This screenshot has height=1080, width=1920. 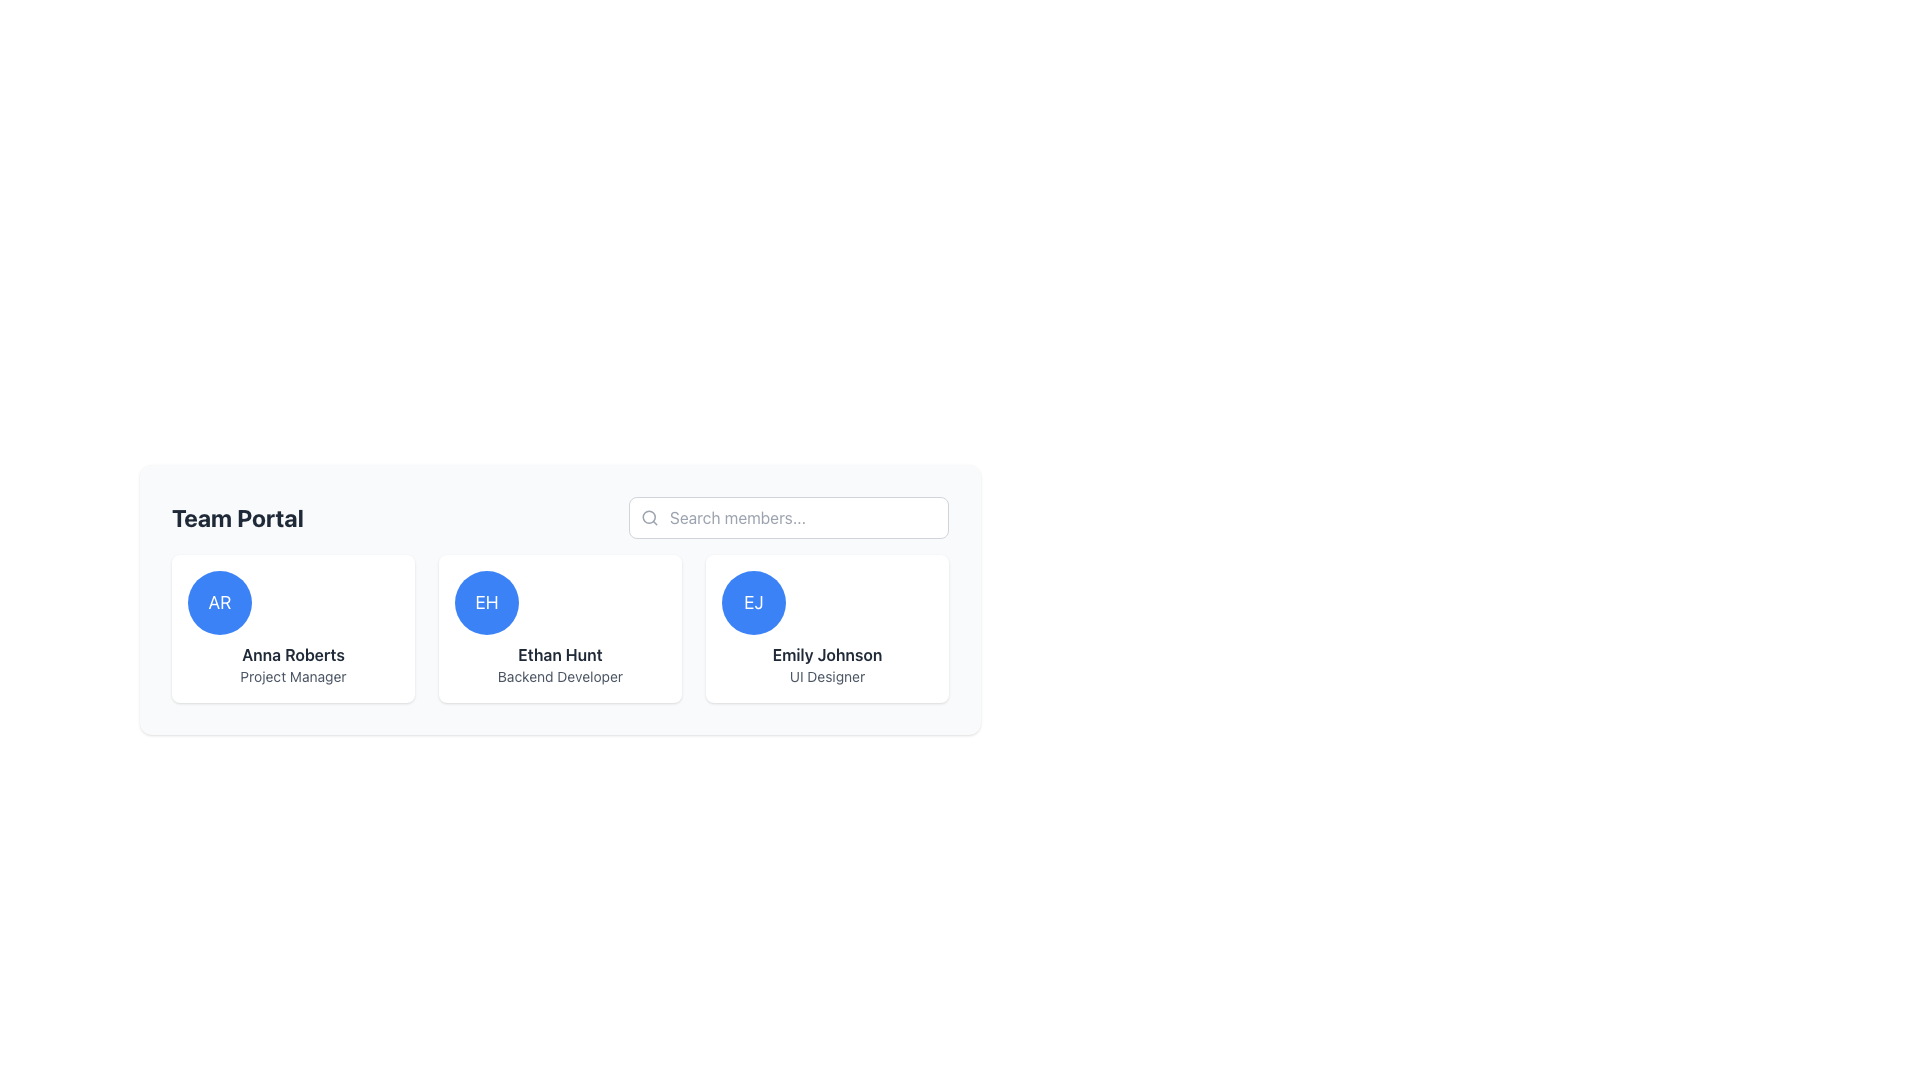 I want to click on the search icon located in the upper-right search field of the card UI, which signifies the search functionality, so click(x=649, y=516).